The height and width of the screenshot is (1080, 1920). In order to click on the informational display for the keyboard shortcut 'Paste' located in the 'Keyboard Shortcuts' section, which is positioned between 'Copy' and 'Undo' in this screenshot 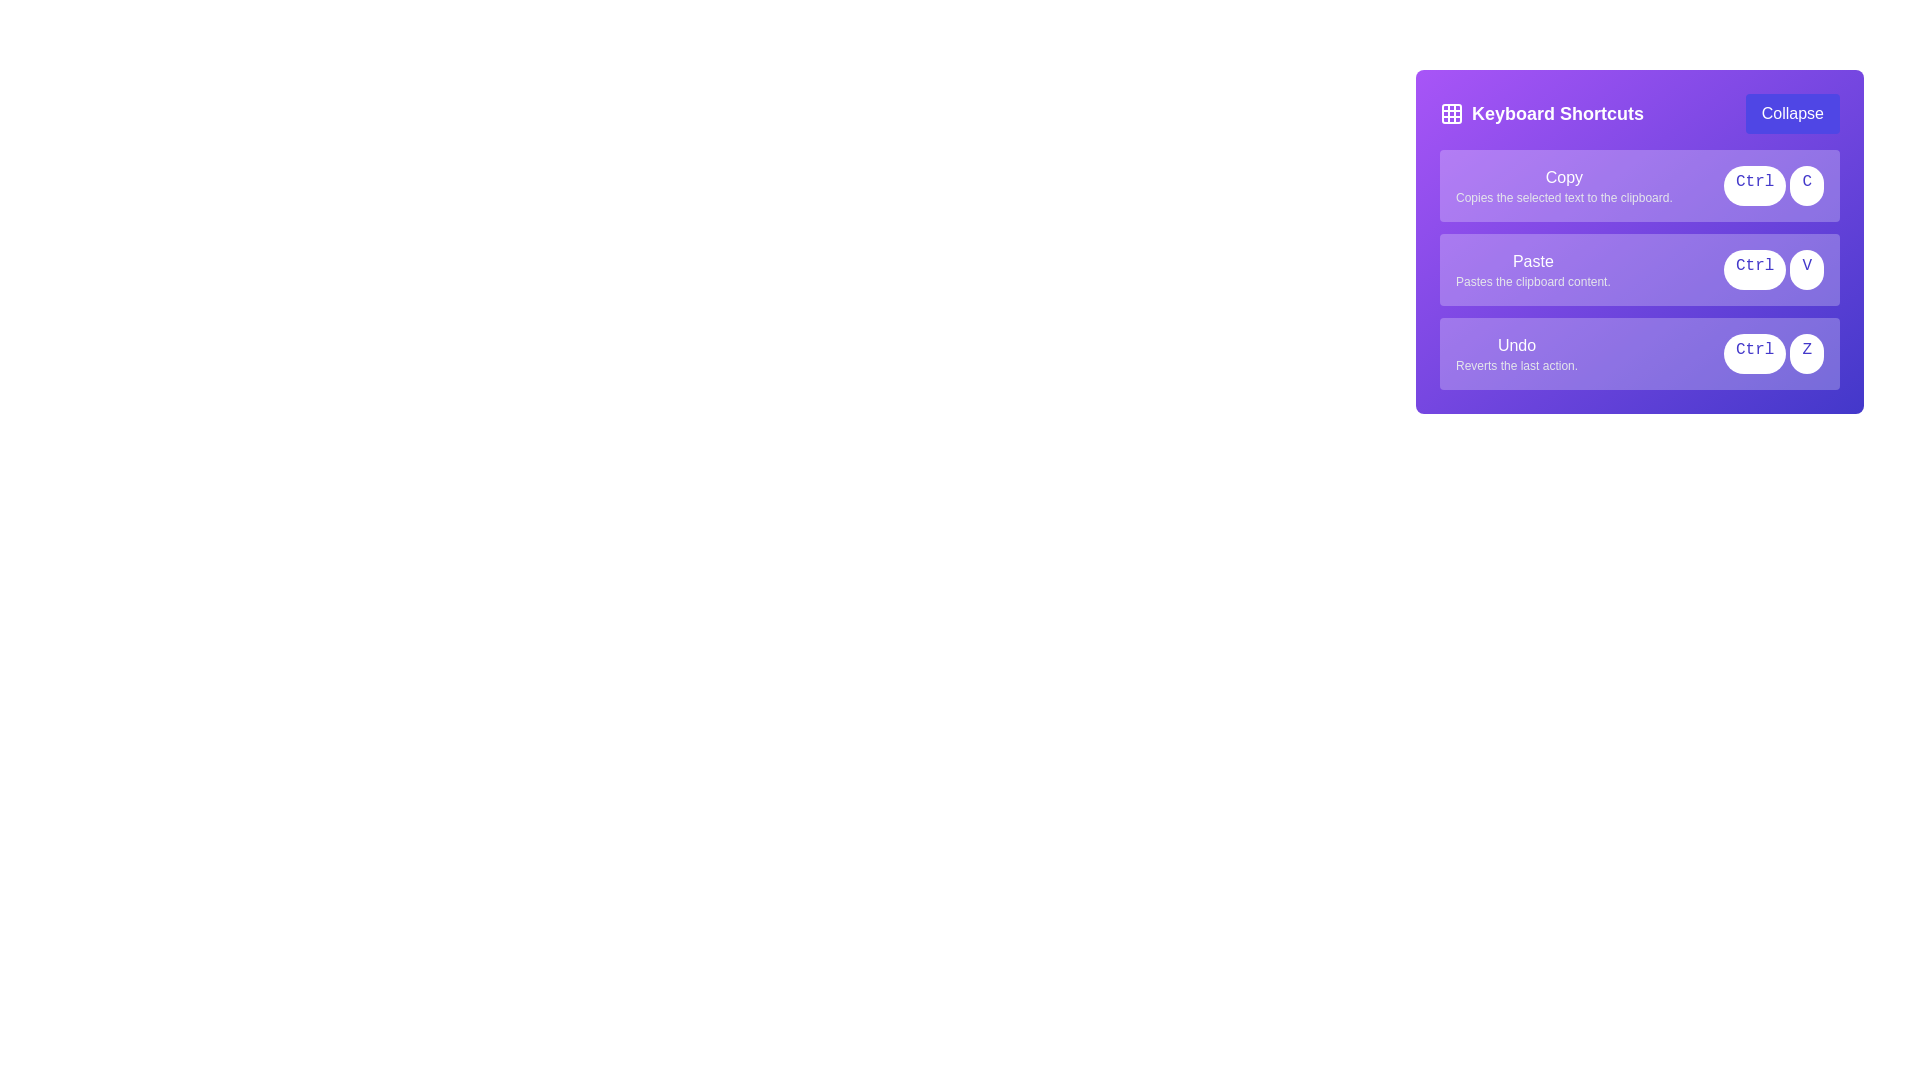, I will do `click(1640, 270)`.